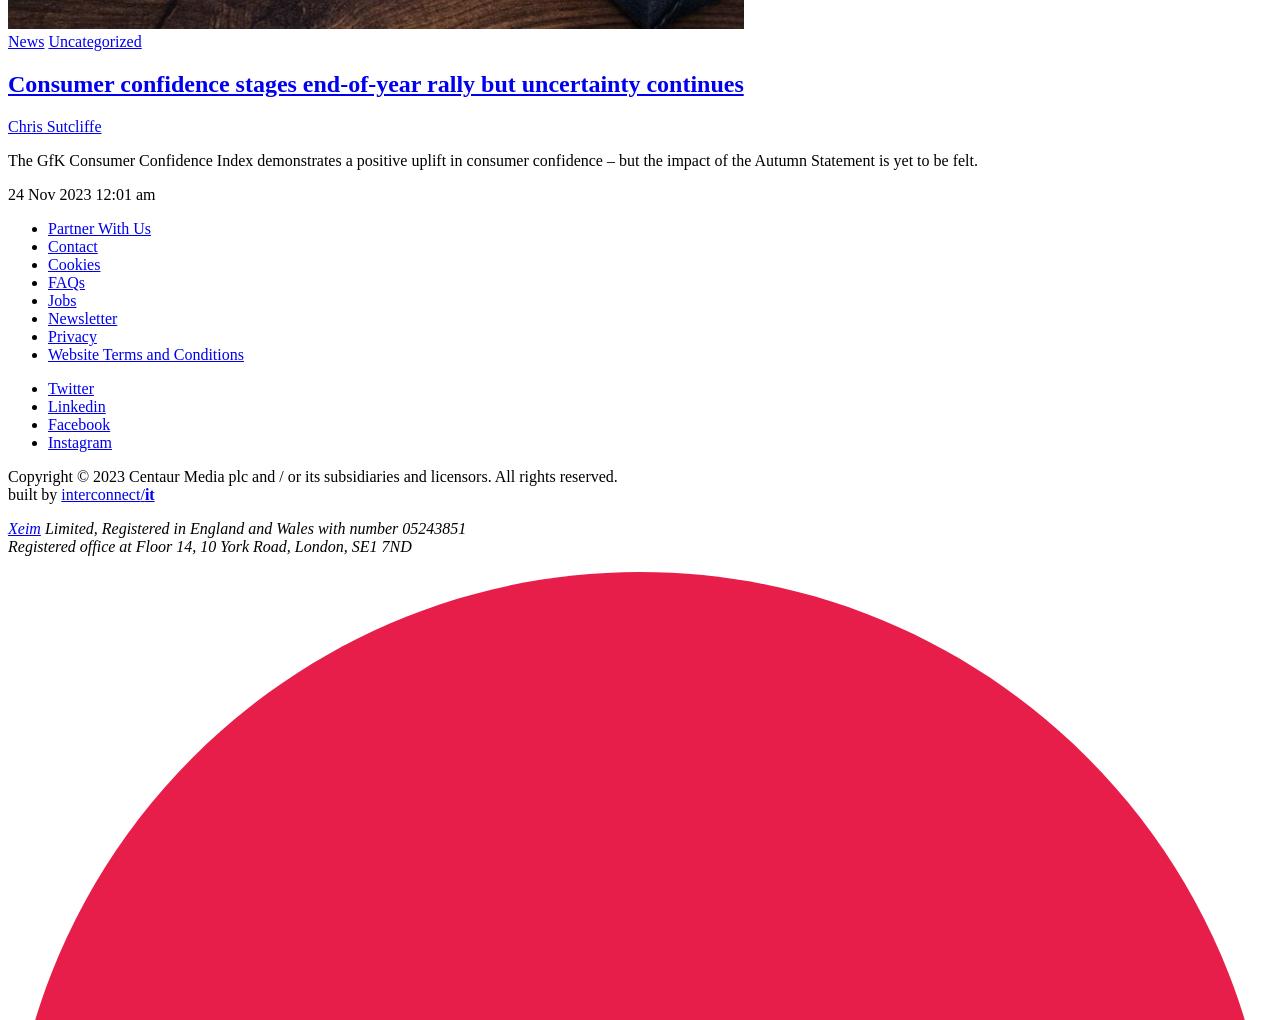  I want to click on '/', so click(139, 493).